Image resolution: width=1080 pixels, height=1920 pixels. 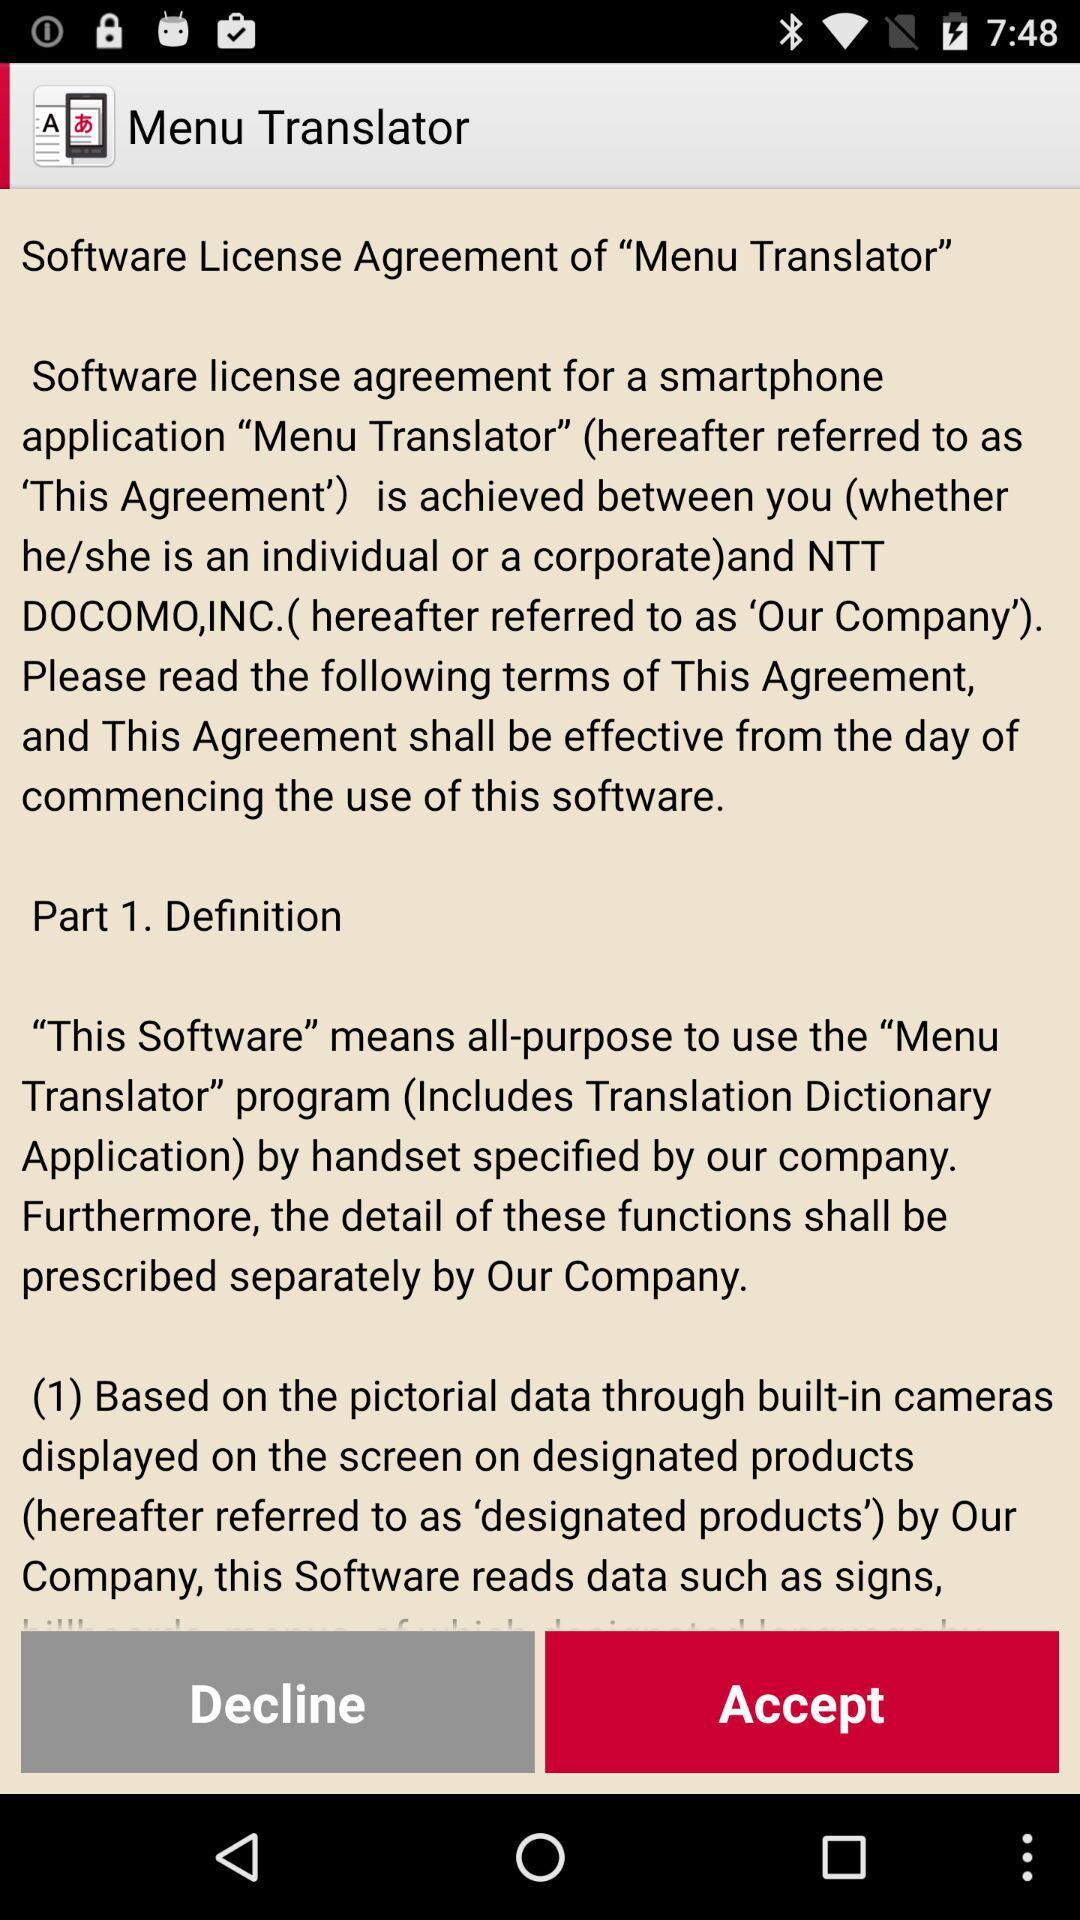 What do you see at coordinates (277, 1701) in the screenshot?
I see `decline item` at bounding box center [277, 1701].